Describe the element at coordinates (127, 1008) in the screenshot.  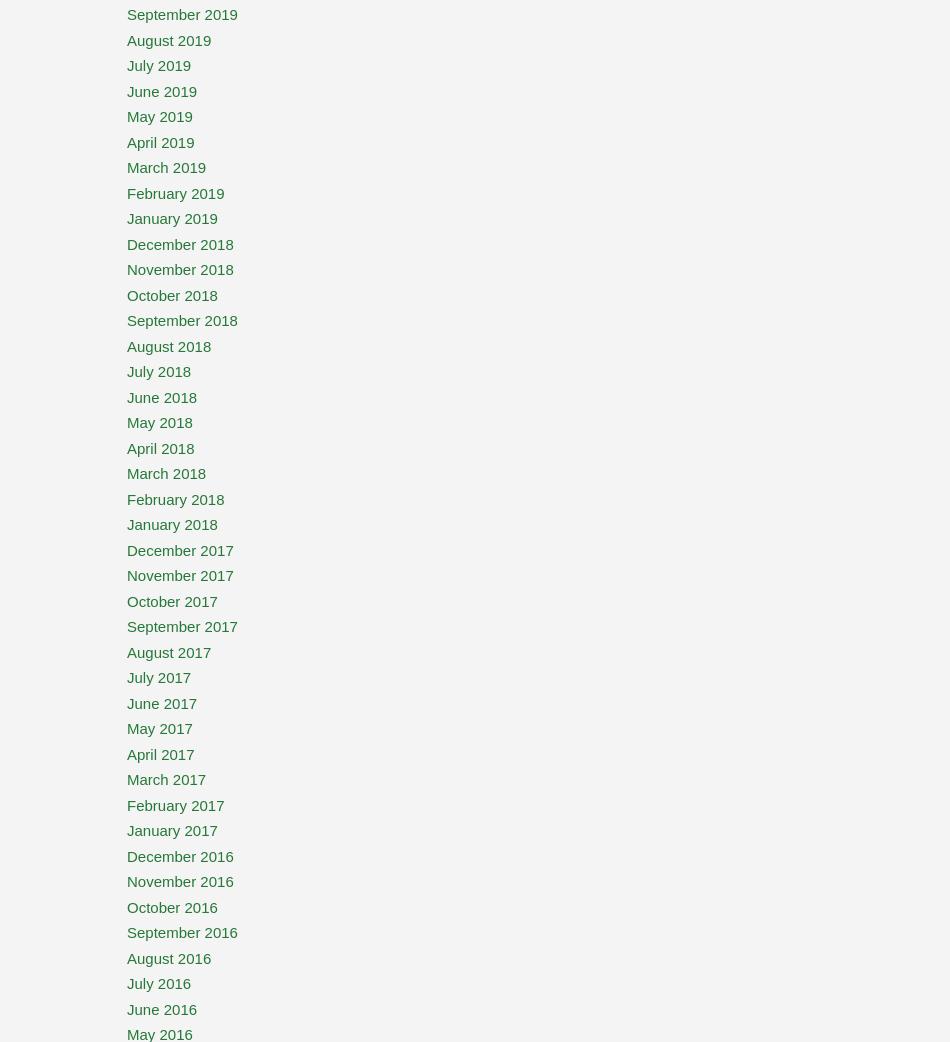
I see `'June 2016'` at that location.